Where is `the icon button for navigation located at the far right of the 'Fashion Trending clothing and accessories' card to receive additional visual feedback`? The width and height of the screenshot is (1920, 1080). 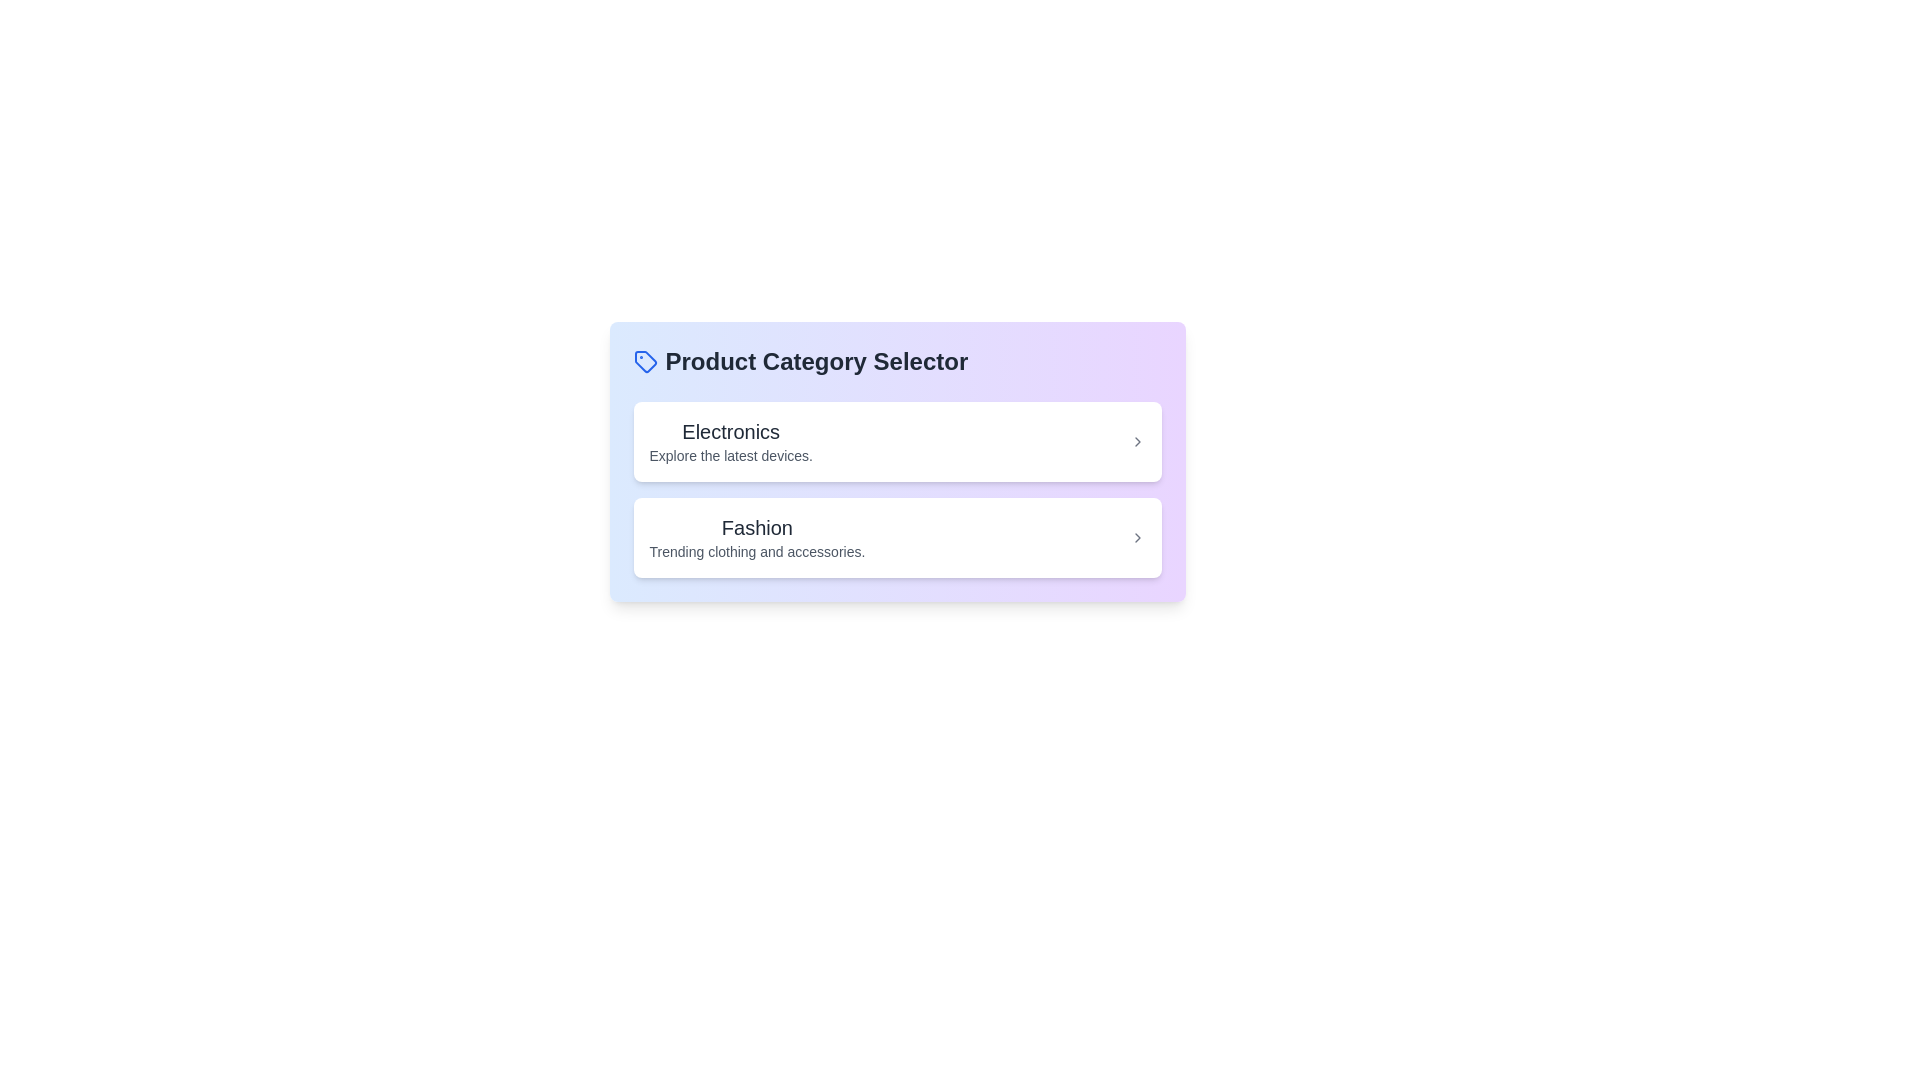 the icon button for navigation located at the far right of the 'Fashion Trending clothing and accessories' card to receive additional visual feedback is located at coordinates (1137, 536).